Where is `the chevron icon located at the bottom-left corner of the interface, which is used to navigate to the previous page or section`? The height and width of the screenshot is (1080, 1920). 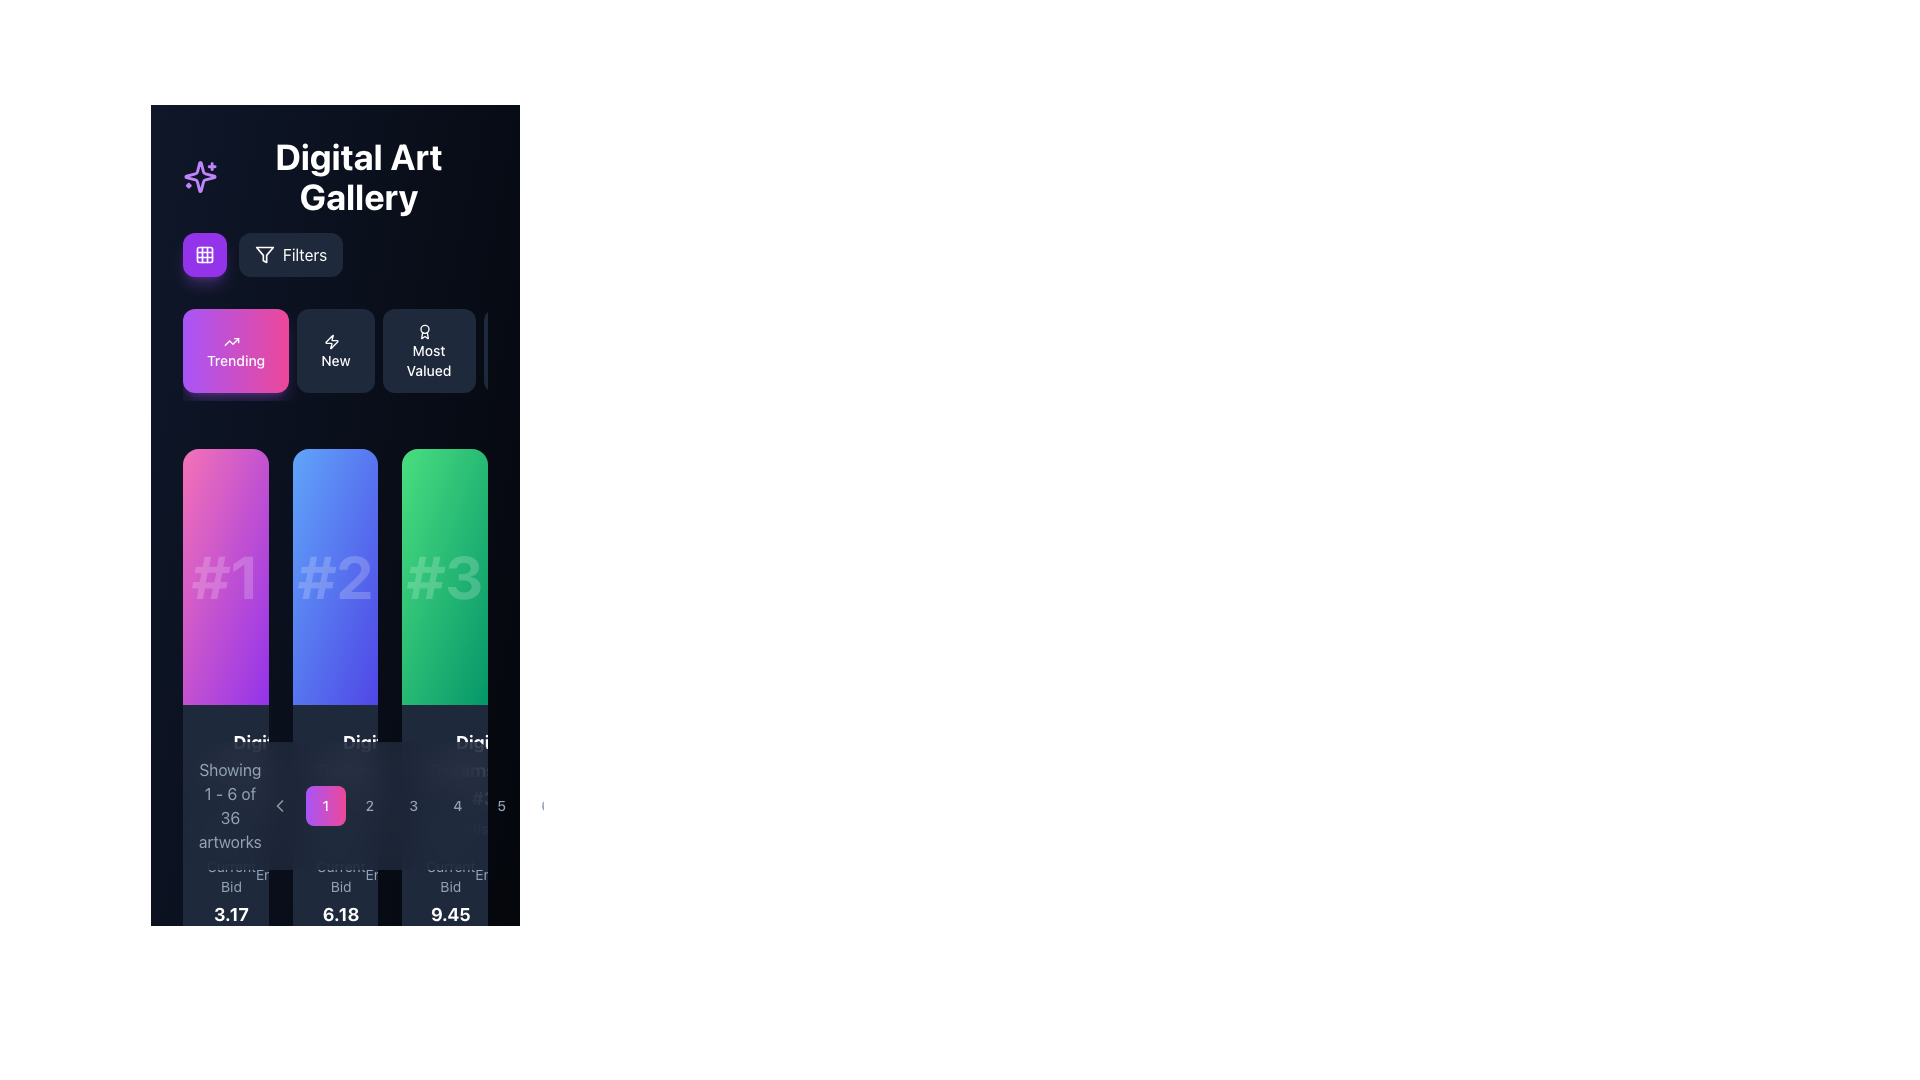 the chevron icon located at the bottom-left corner of the interface, which is used to navigate to the previous page or section is located at coordinates (278, 805).